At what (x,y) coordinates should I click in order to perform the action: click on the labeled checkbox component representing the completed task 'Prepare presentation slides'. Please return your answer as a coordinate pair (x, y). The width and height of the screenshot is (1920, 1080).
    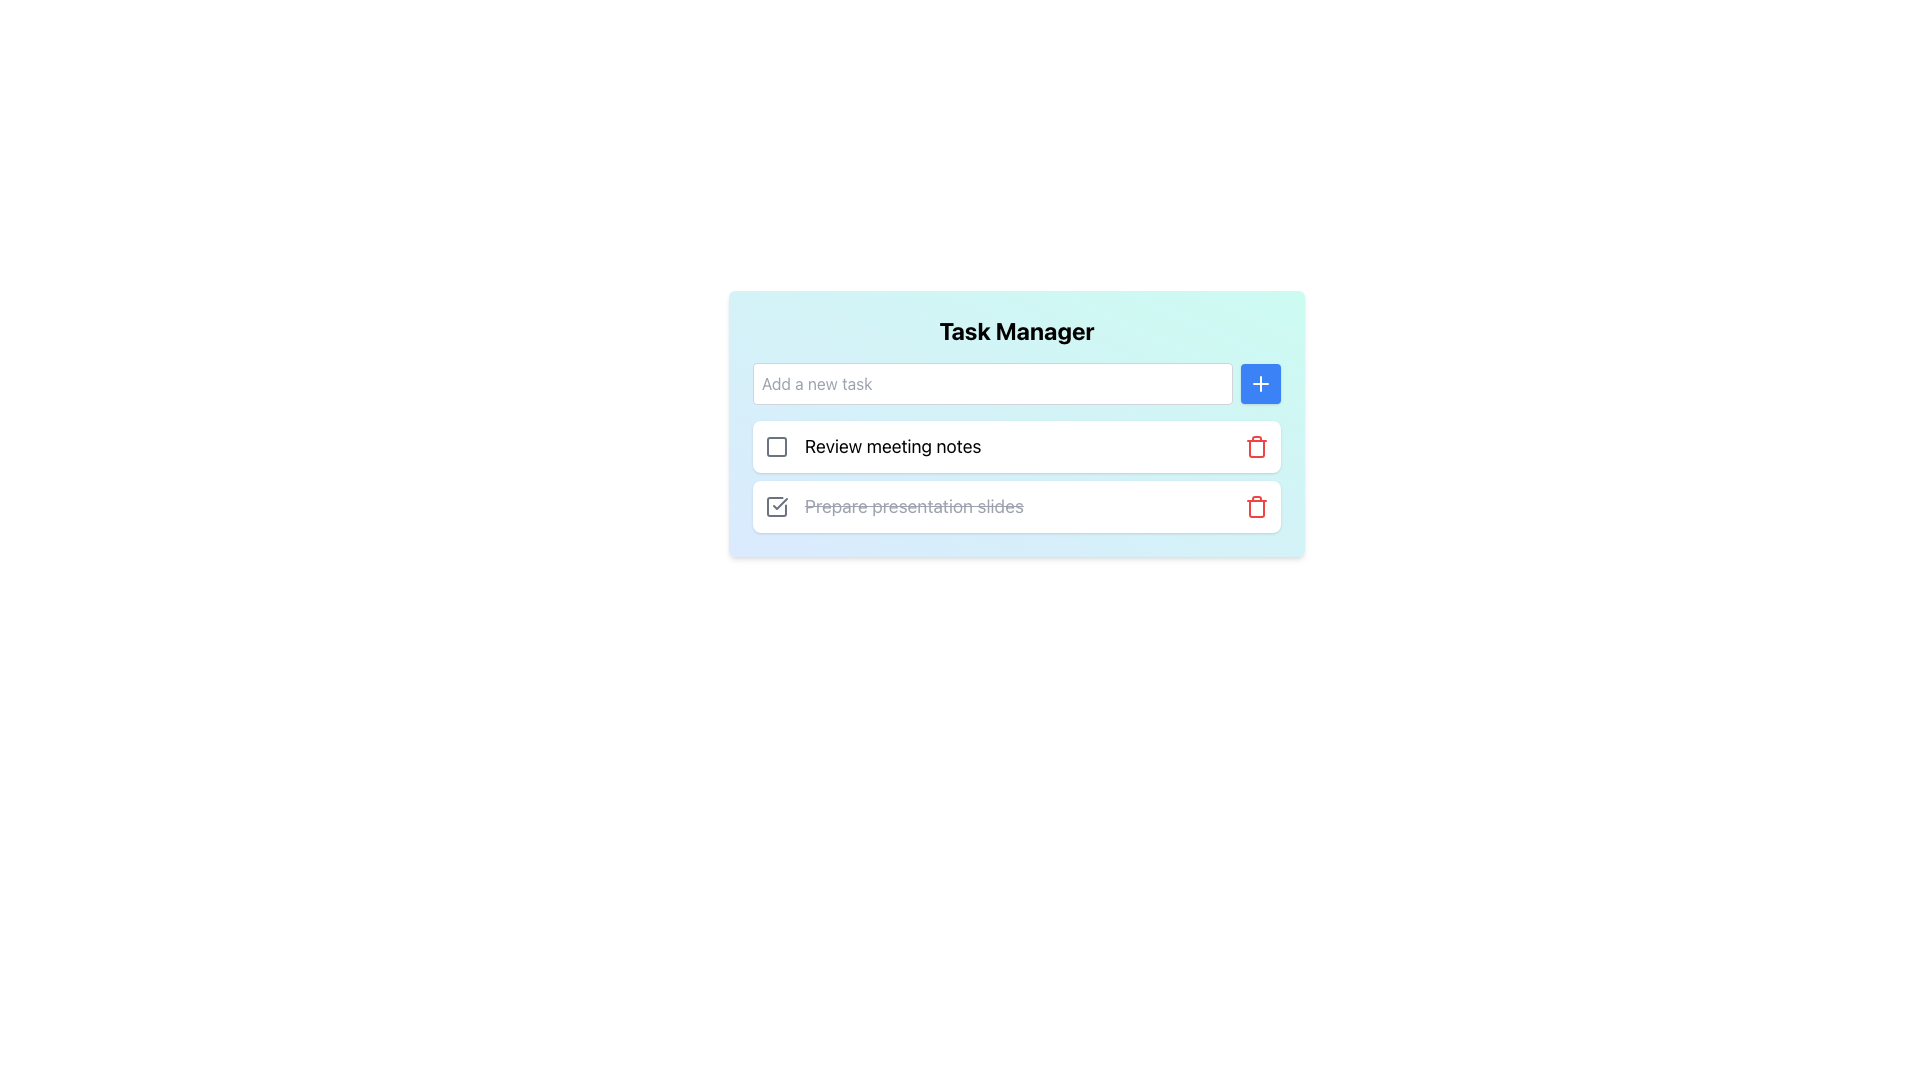
    Looking at the image, I should click on (893, 505).